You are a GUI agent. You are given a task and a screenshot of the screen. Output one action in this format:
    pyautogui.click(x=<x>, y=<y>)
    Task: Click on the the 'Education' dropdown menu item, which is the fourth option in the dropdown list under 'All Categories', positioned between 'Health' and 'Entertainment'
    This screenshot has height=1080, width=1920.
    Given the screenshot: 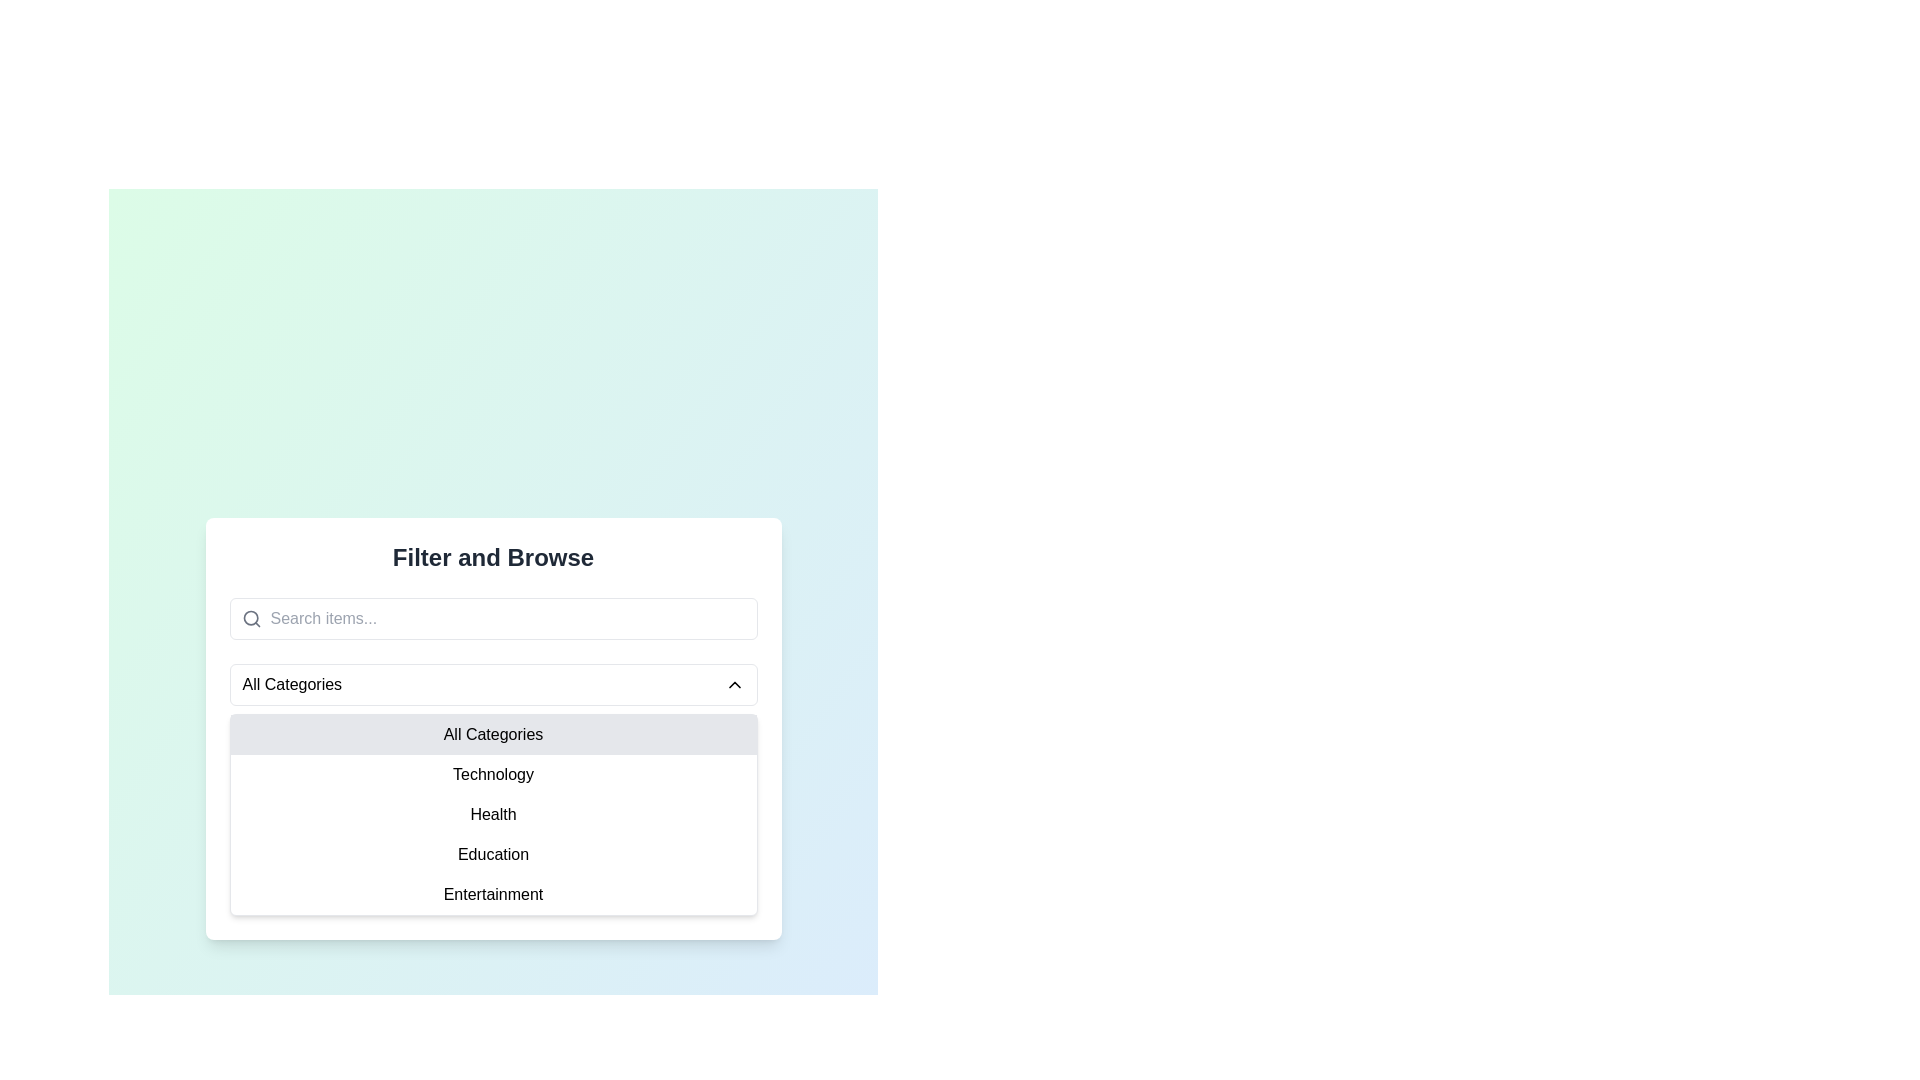 What is the action you would take?
    pyautogui.click(x=493, y=855)
    